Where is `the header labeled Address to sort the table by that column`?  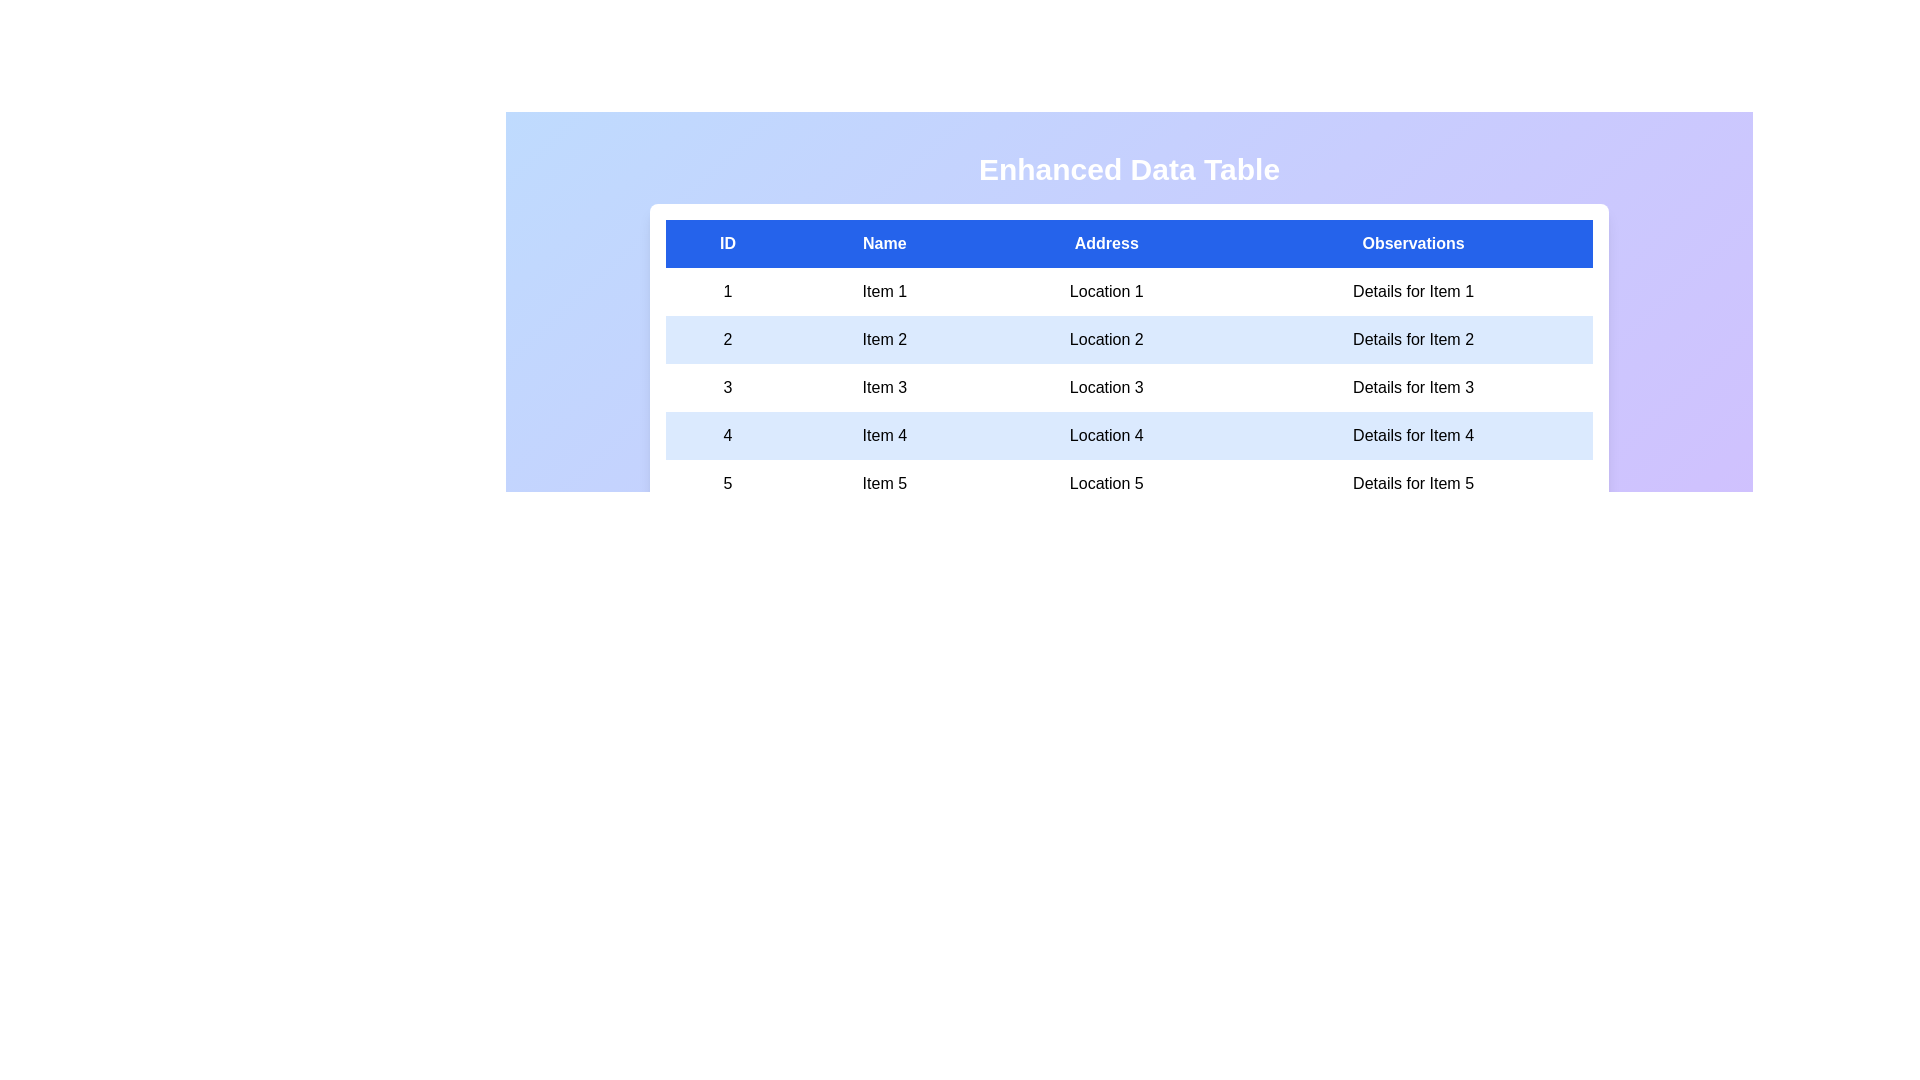
the header labeled Address to sort the table by that column is located at coordinates (1104, 242).